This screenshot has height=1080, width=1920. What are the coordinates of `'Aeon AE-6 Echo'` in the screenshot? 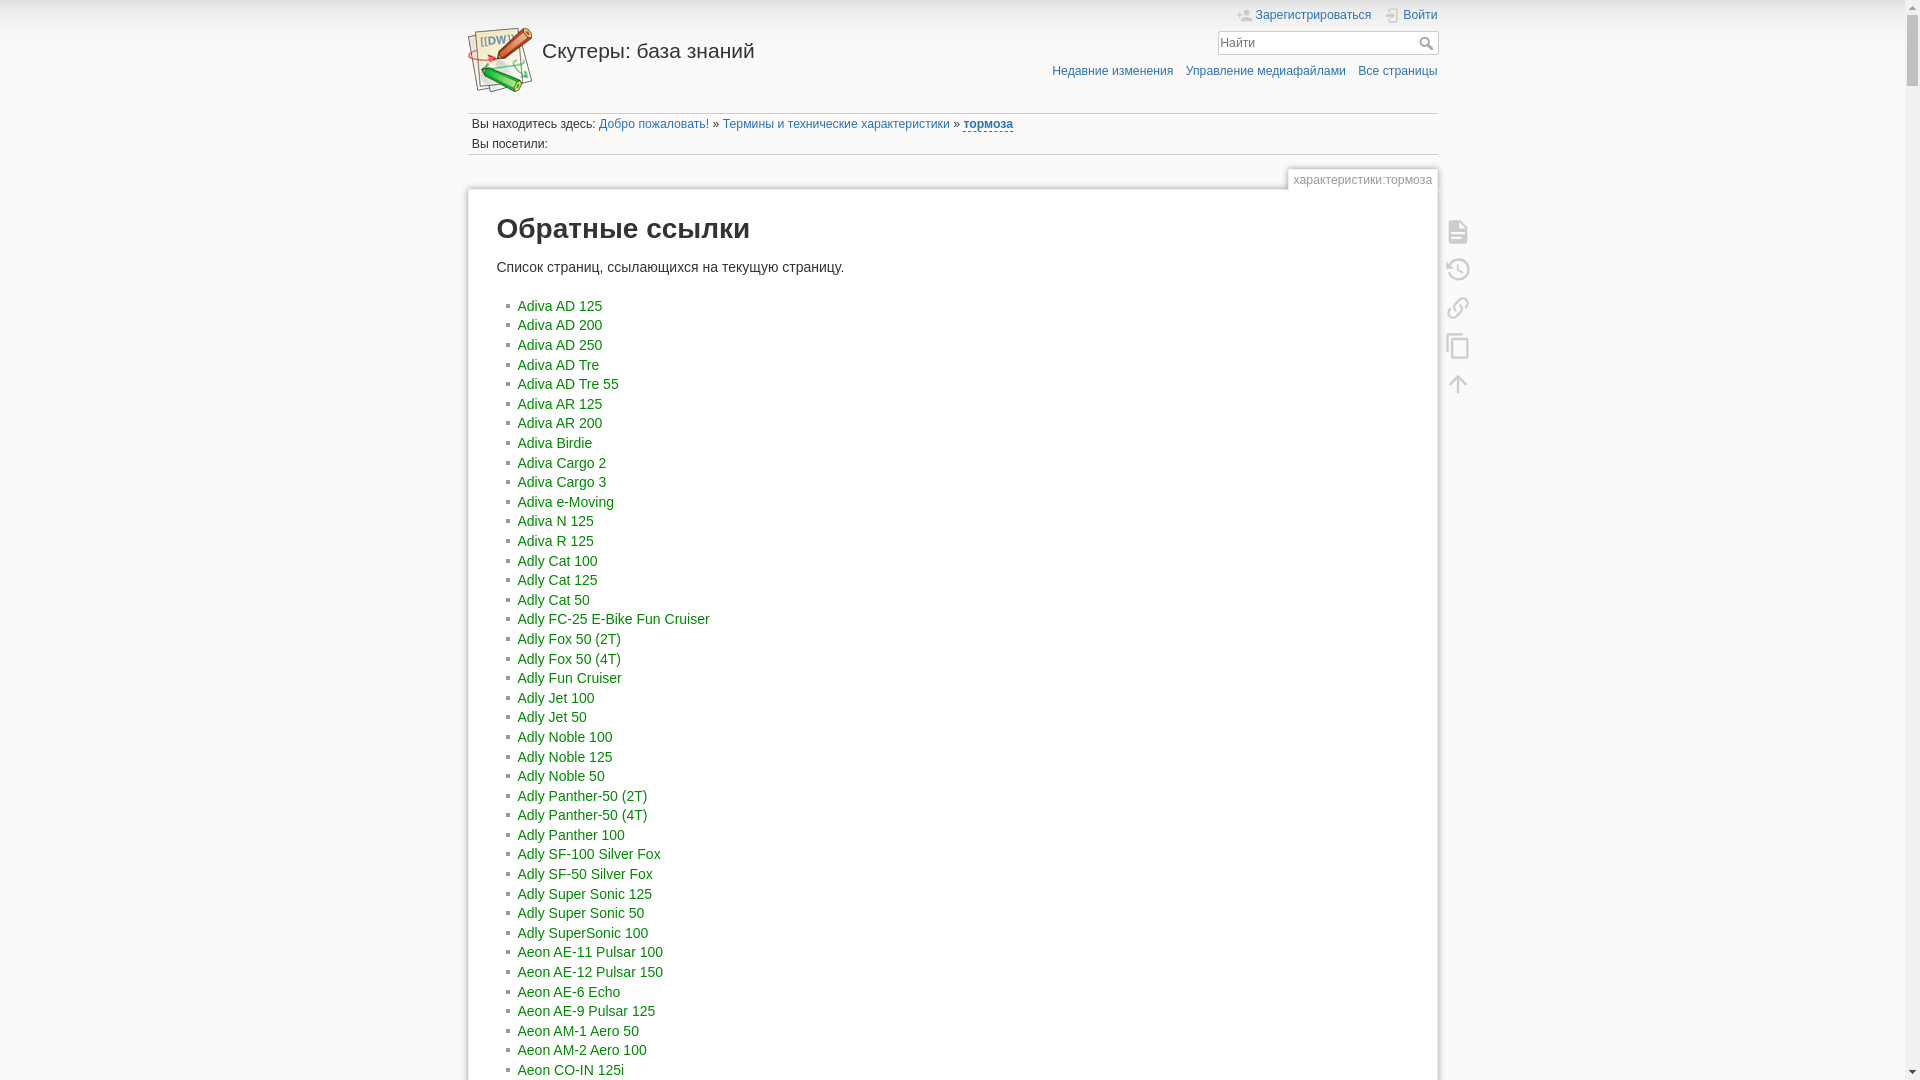 It's located at (568, 991).